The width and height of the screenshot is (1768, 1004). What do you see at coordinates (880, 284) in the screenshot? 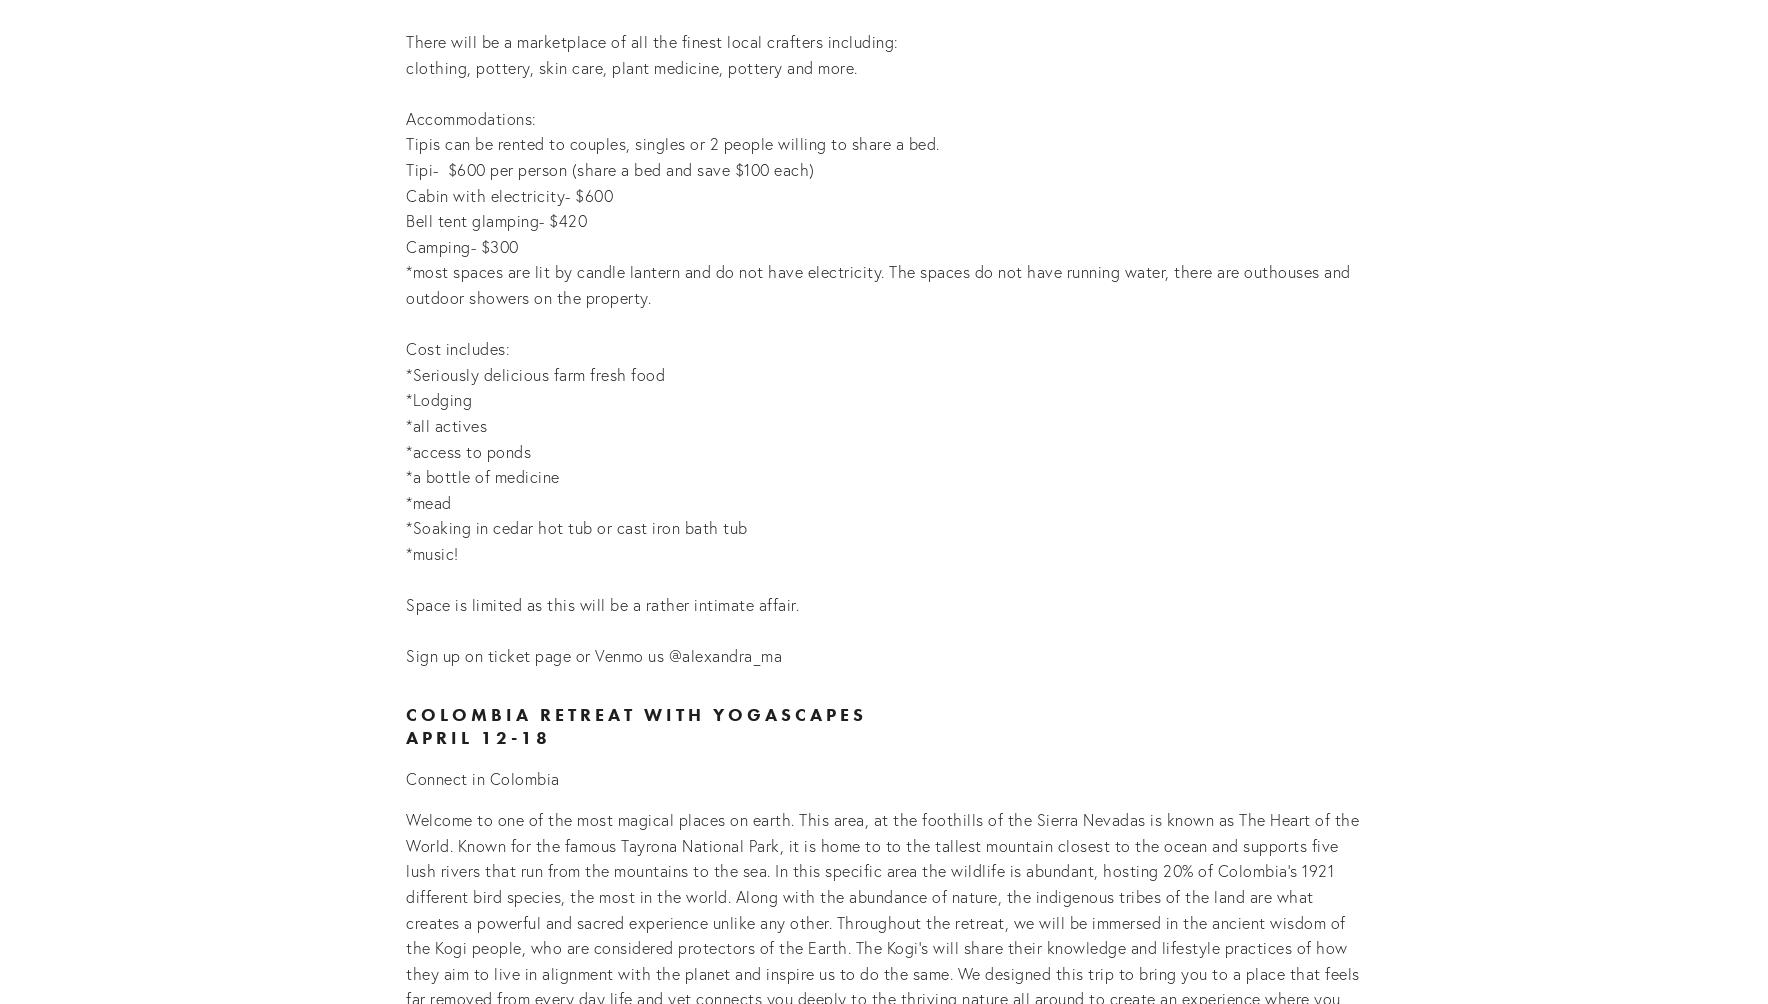
I see `'*most spaces are lit by candle lantern and do not have electricity. The spaces do not have running water, there are outhouses and outdoor showers on the property.'` at bounding box center [880, 284].